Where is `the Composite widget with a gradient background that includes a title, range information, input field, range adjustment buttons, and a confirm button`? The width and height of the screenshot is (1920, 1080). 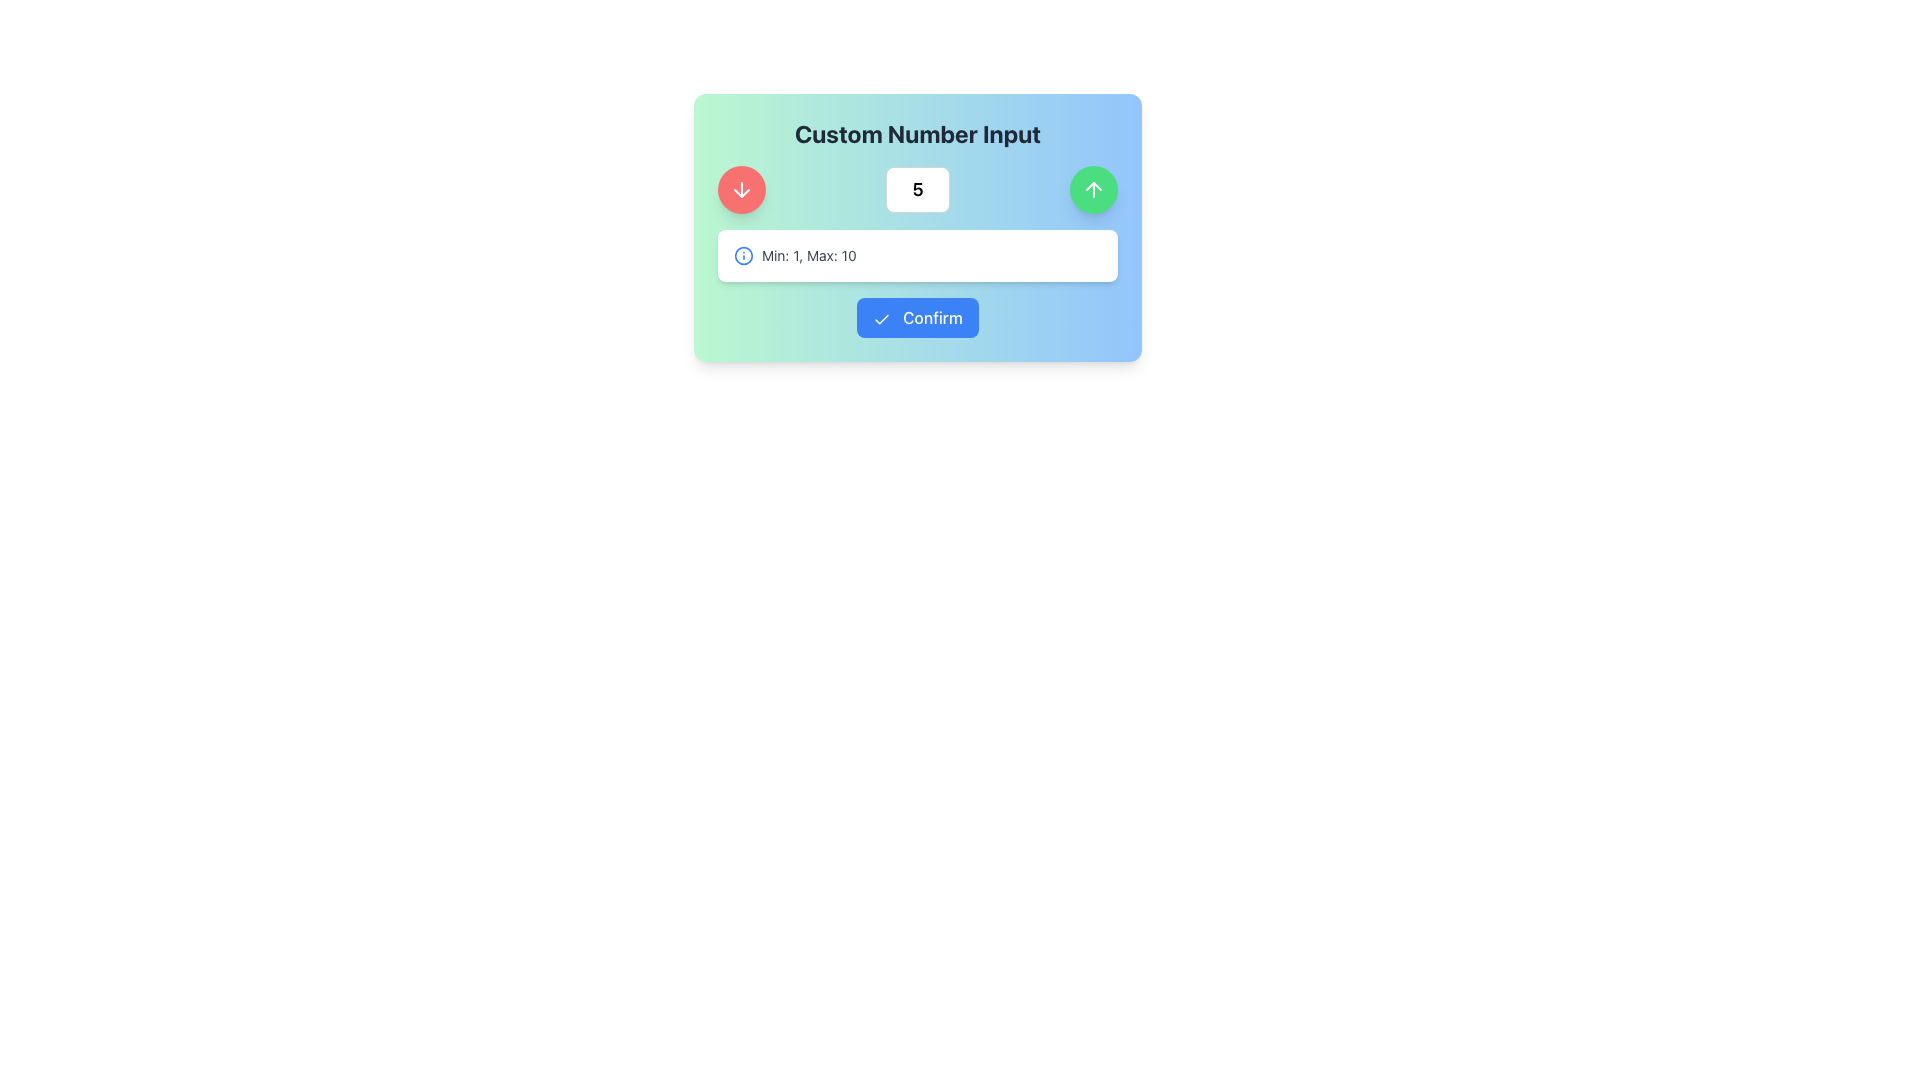 the Composite widget with a gradient background that includes a title, range information, input field, range adjustment buttons, and a confirm button is located at coordinates (916, 226).